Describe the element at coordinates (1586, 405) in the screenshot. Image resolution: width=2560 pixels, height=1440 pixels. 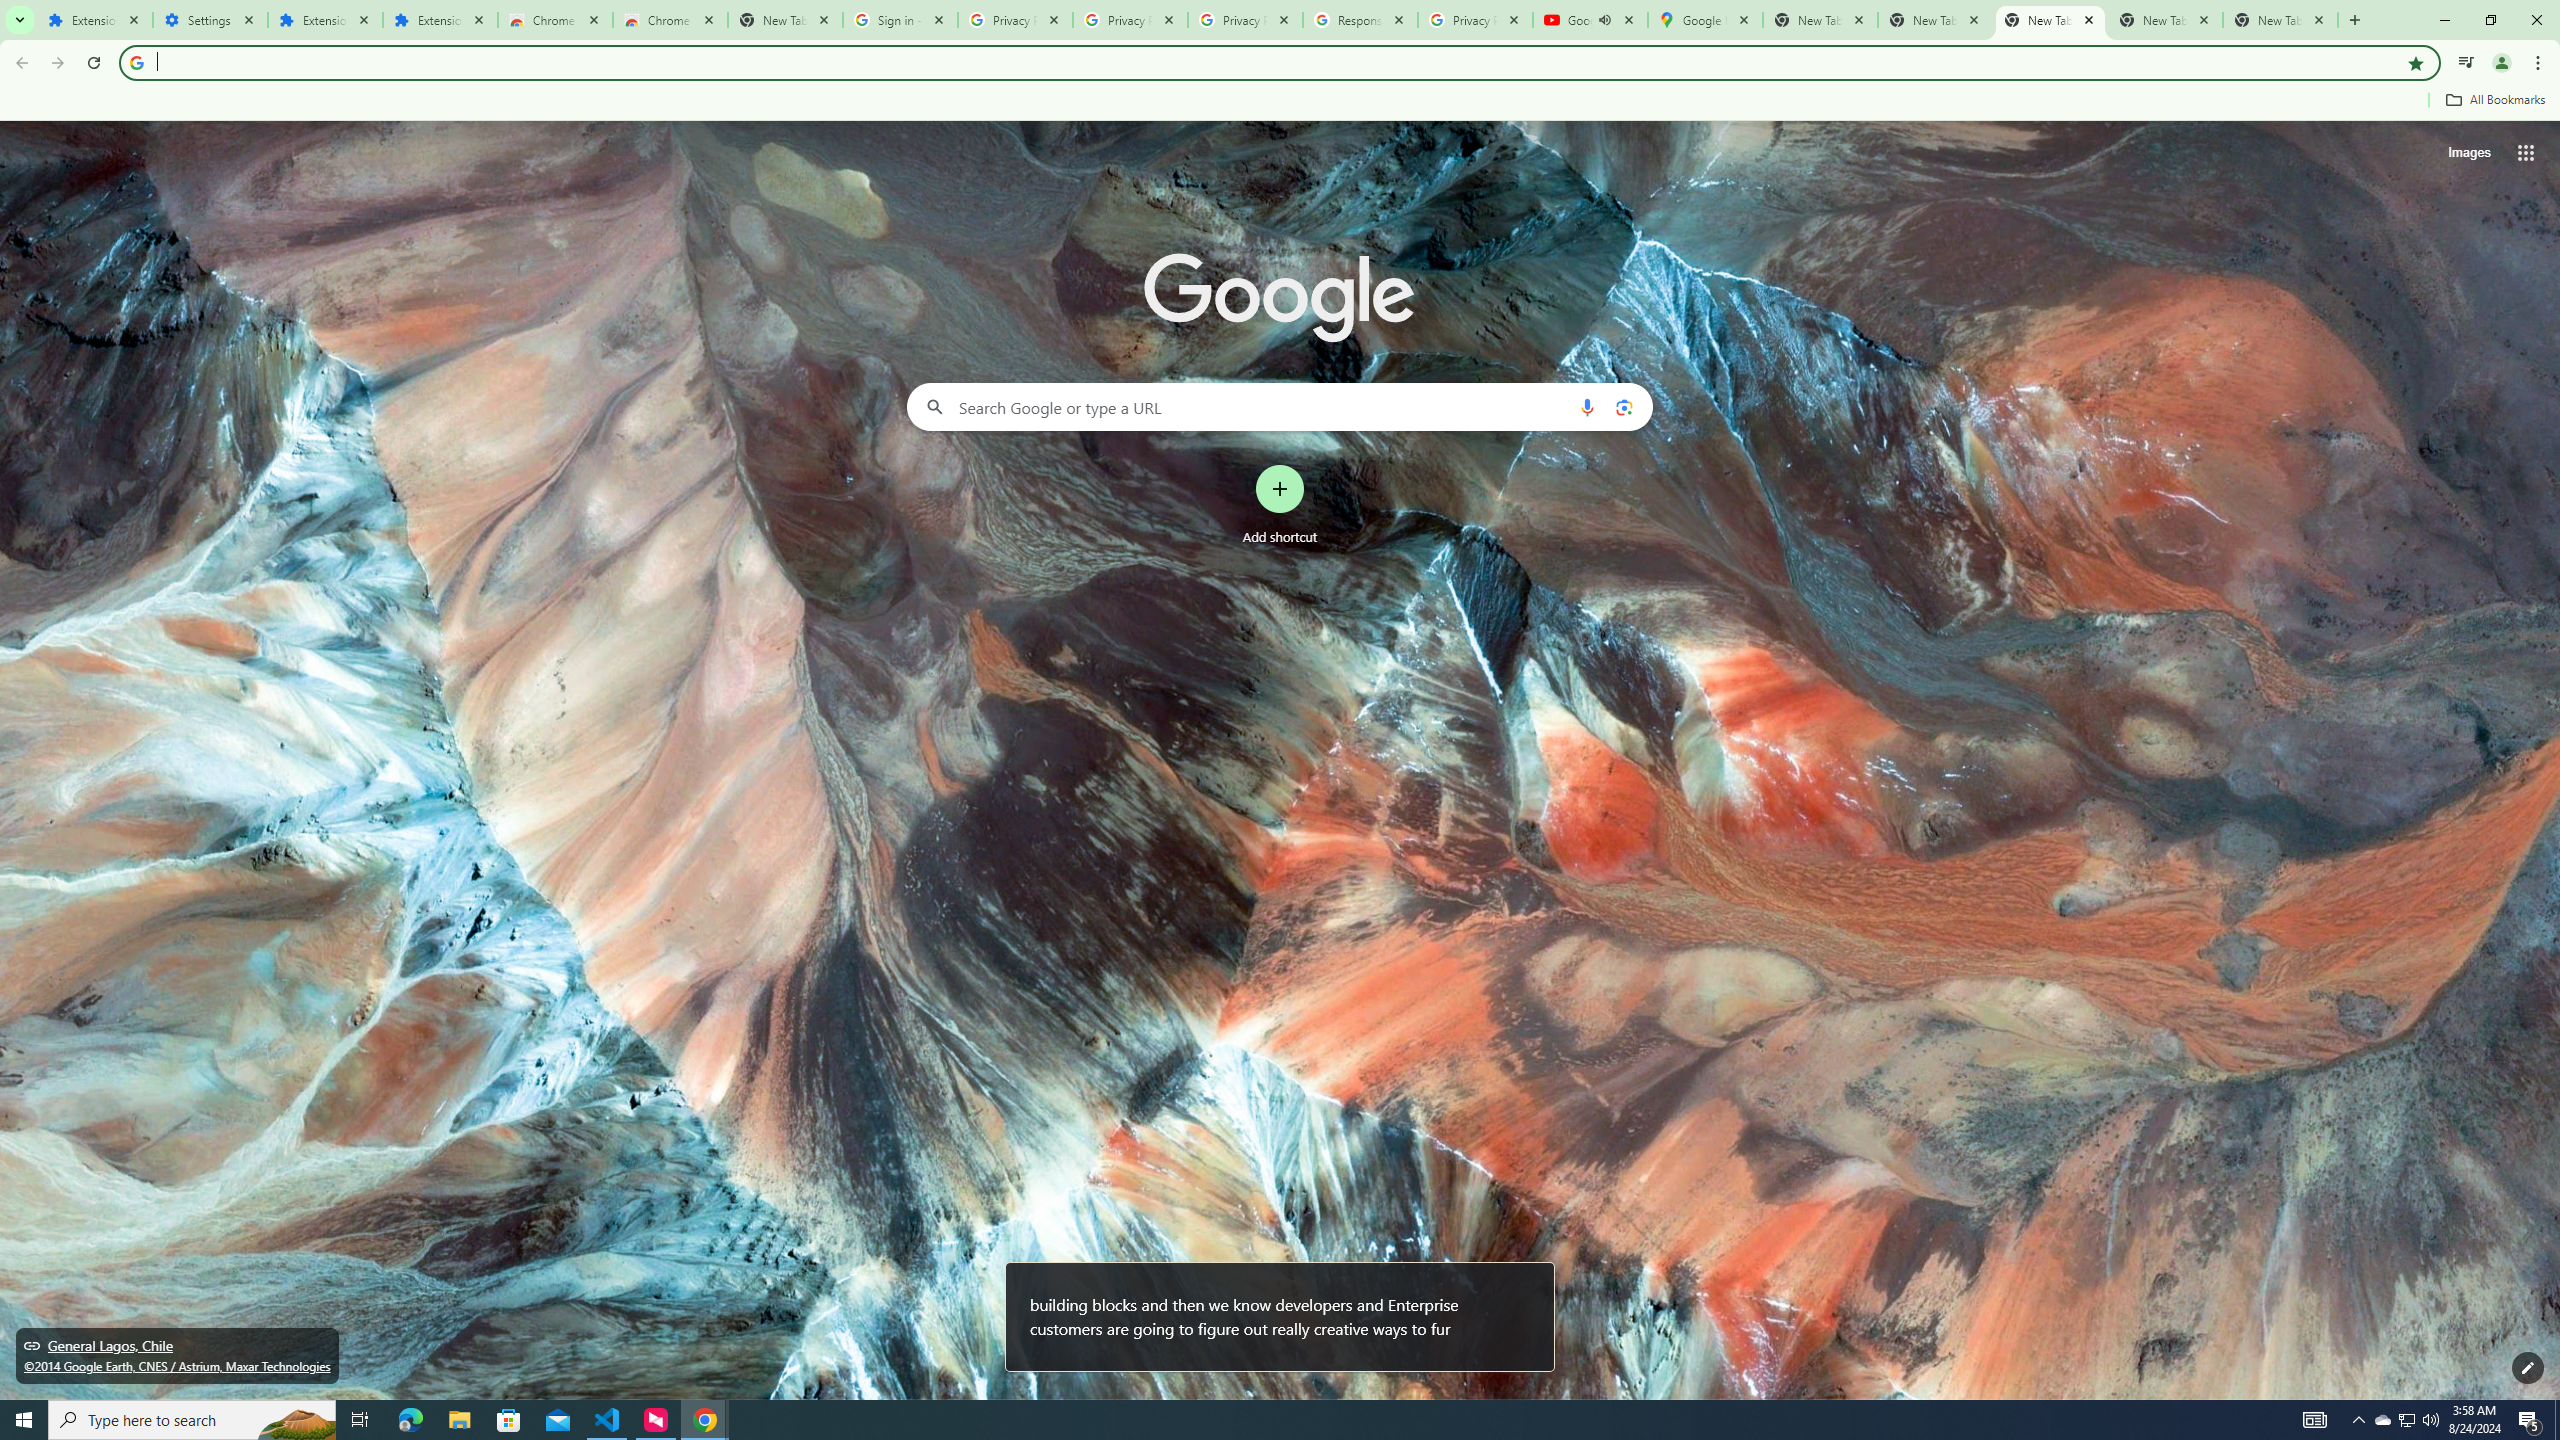
I see `'Search by voice'` at that location.